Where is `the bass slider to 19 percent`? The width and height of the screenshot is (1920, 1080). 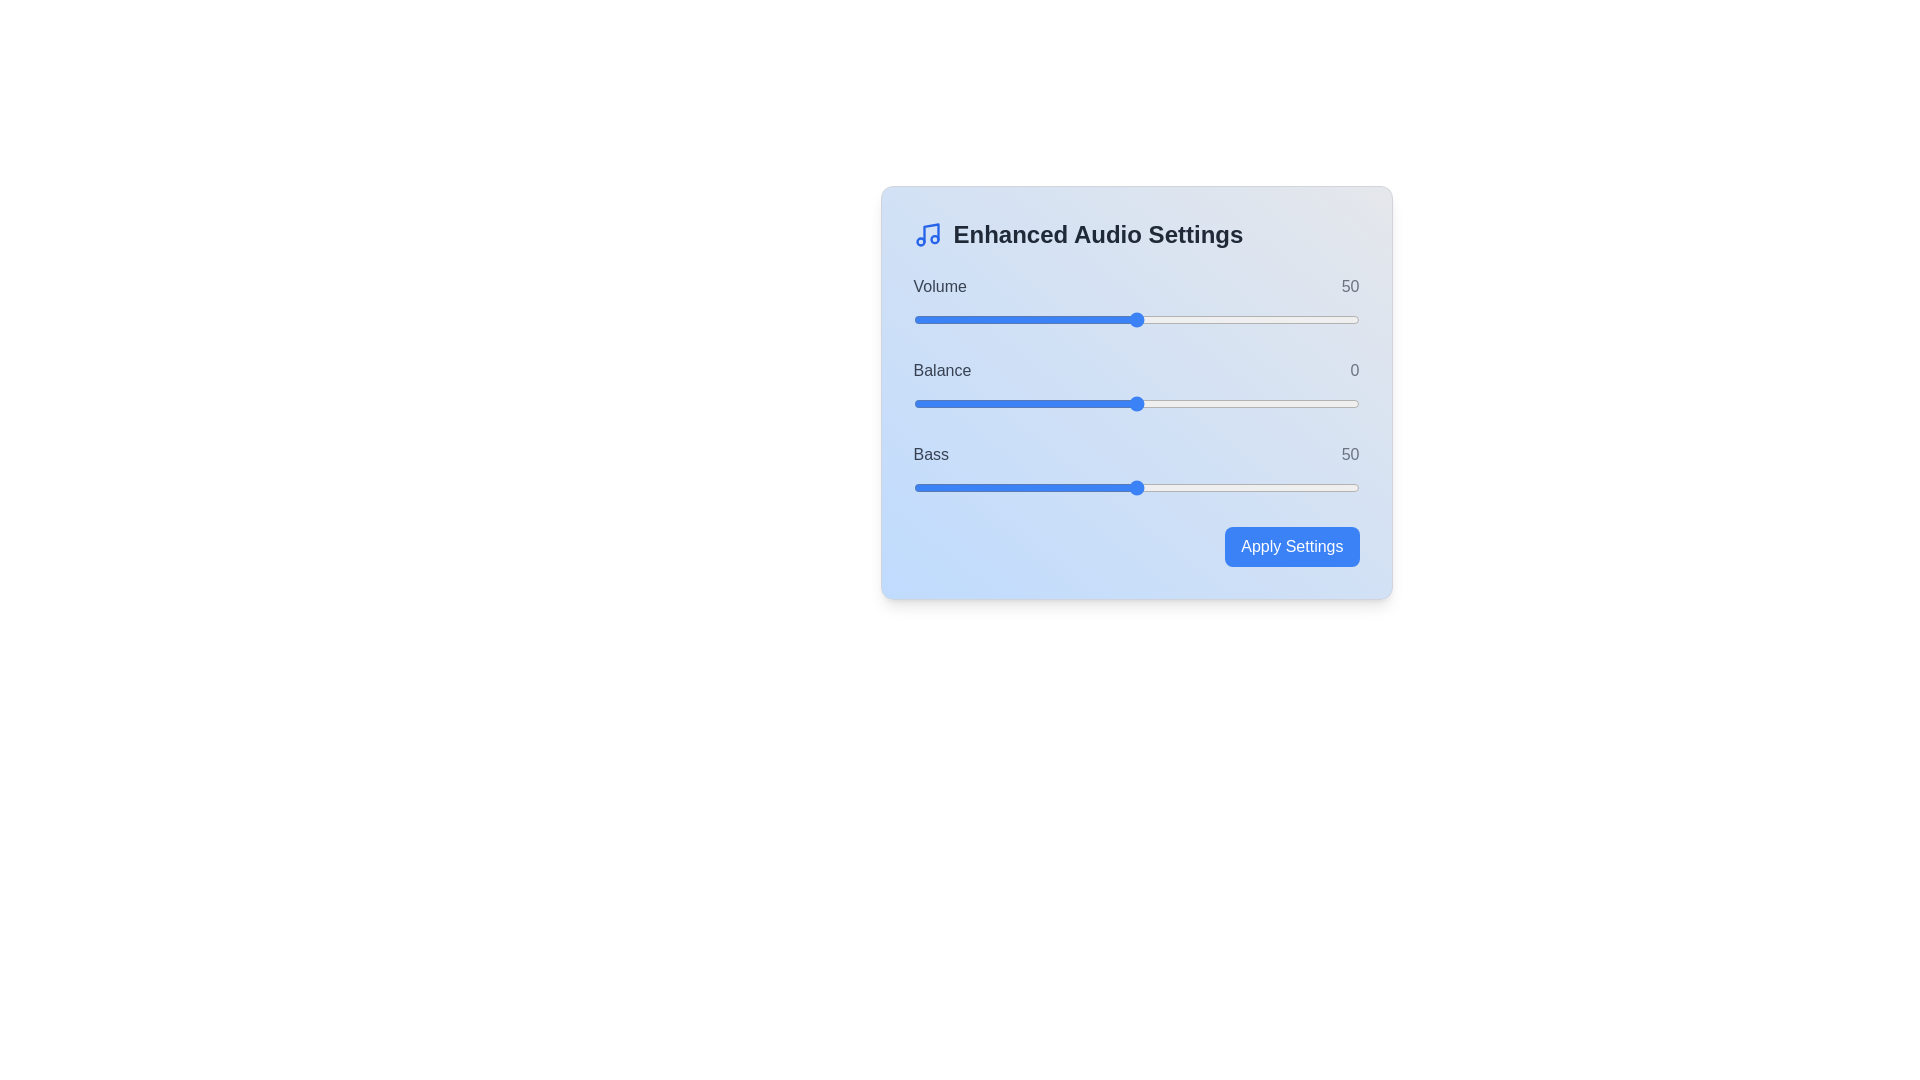
the bass slider to 19 percent is located at coordinates (998, 488).